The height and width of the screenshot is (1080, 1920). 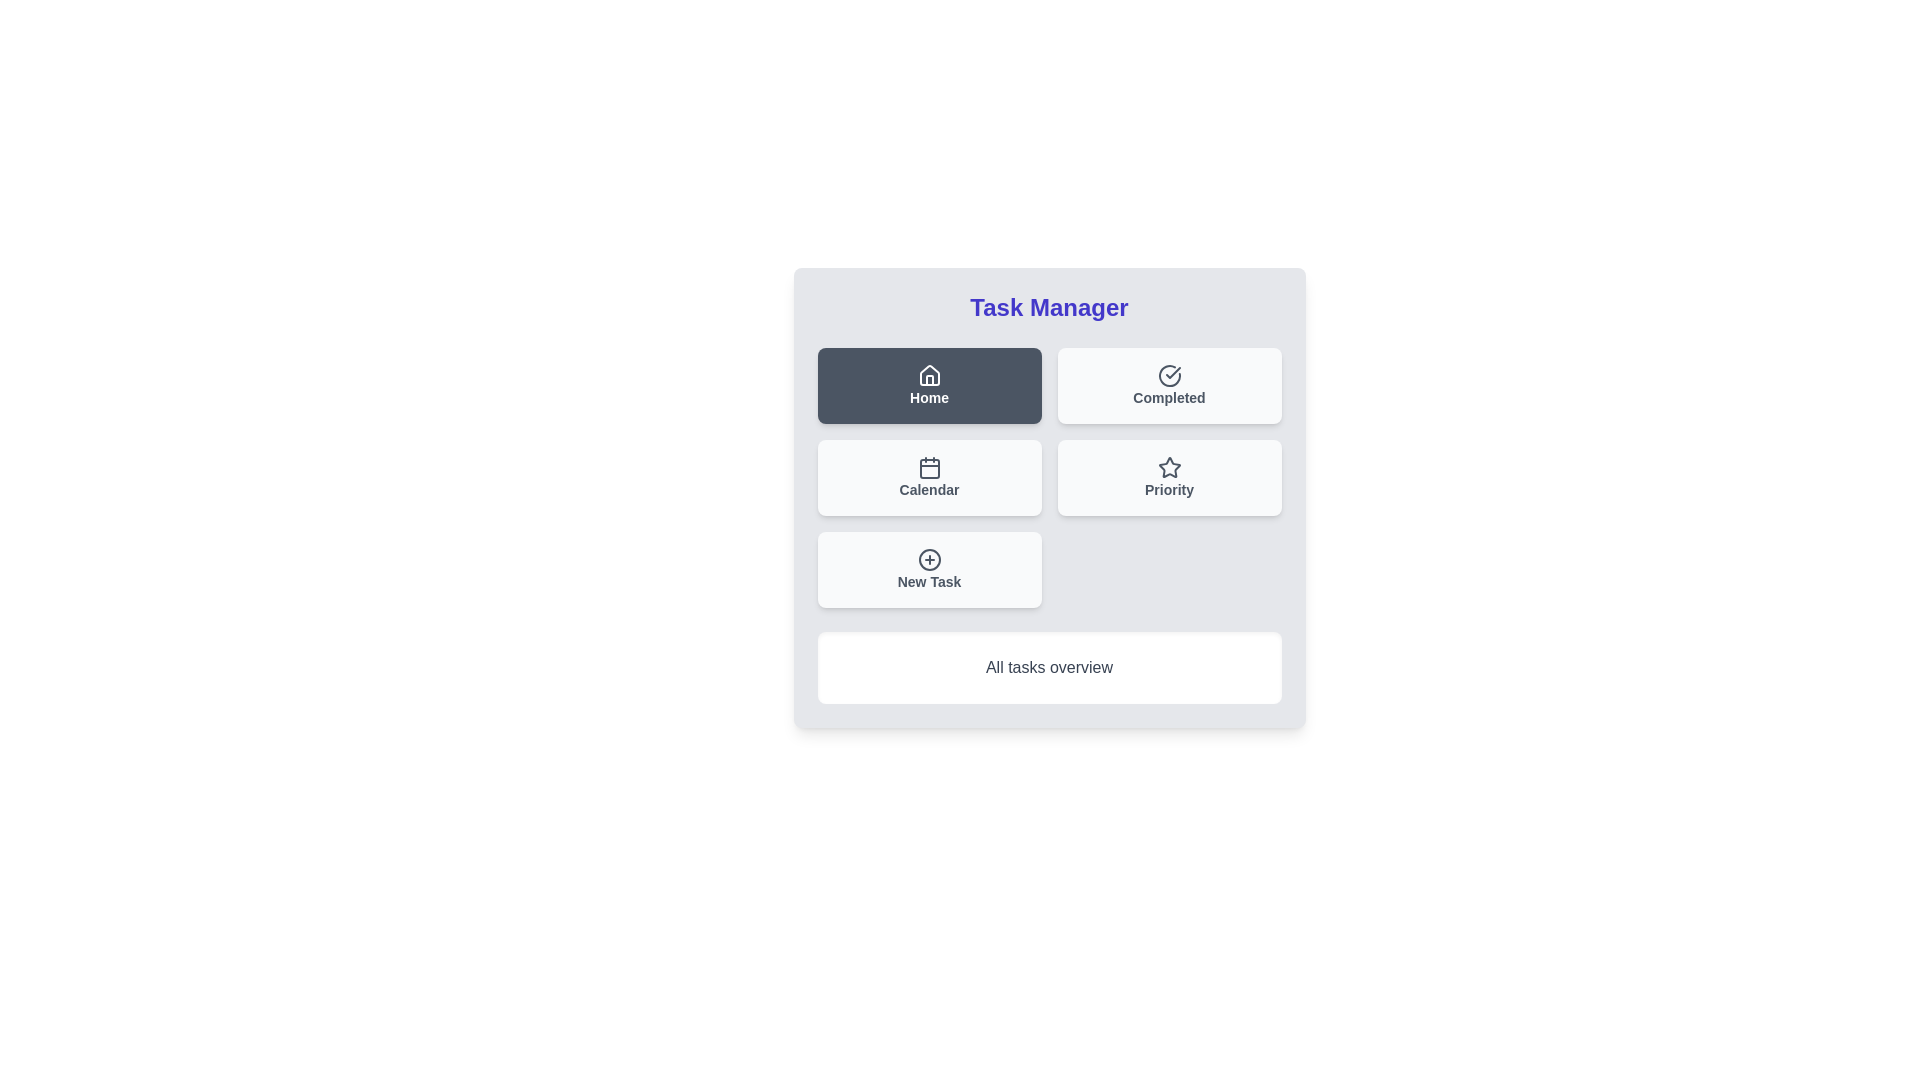 I want to click on the Decorative icon element of the 'New Task' button, which is the central part of the button representing the functionality for adding new tasks, so click(x=928, y=559).